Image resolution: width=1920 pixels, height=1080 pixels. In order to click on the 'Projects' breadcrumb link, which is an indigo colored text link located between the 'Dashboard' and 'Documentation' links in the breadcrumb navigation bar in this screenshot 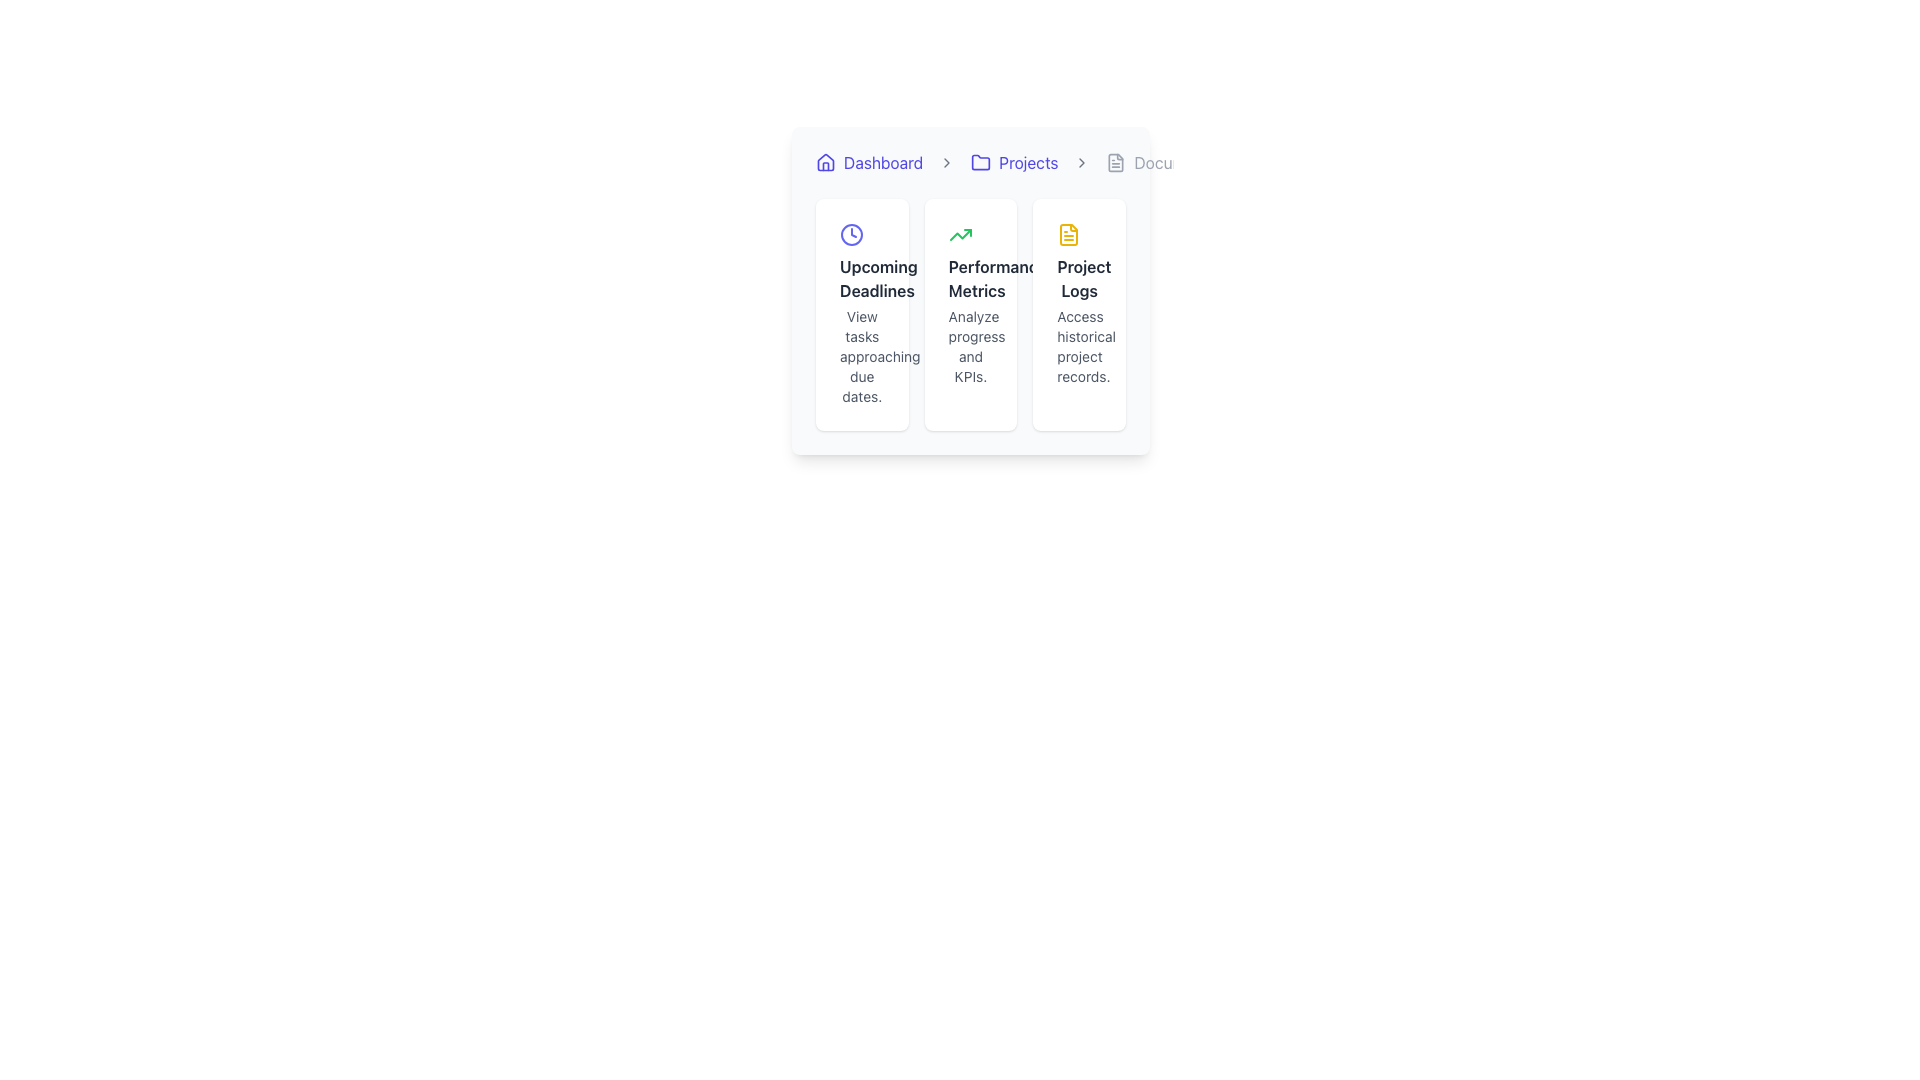, I will do `click(1014, 161)`.